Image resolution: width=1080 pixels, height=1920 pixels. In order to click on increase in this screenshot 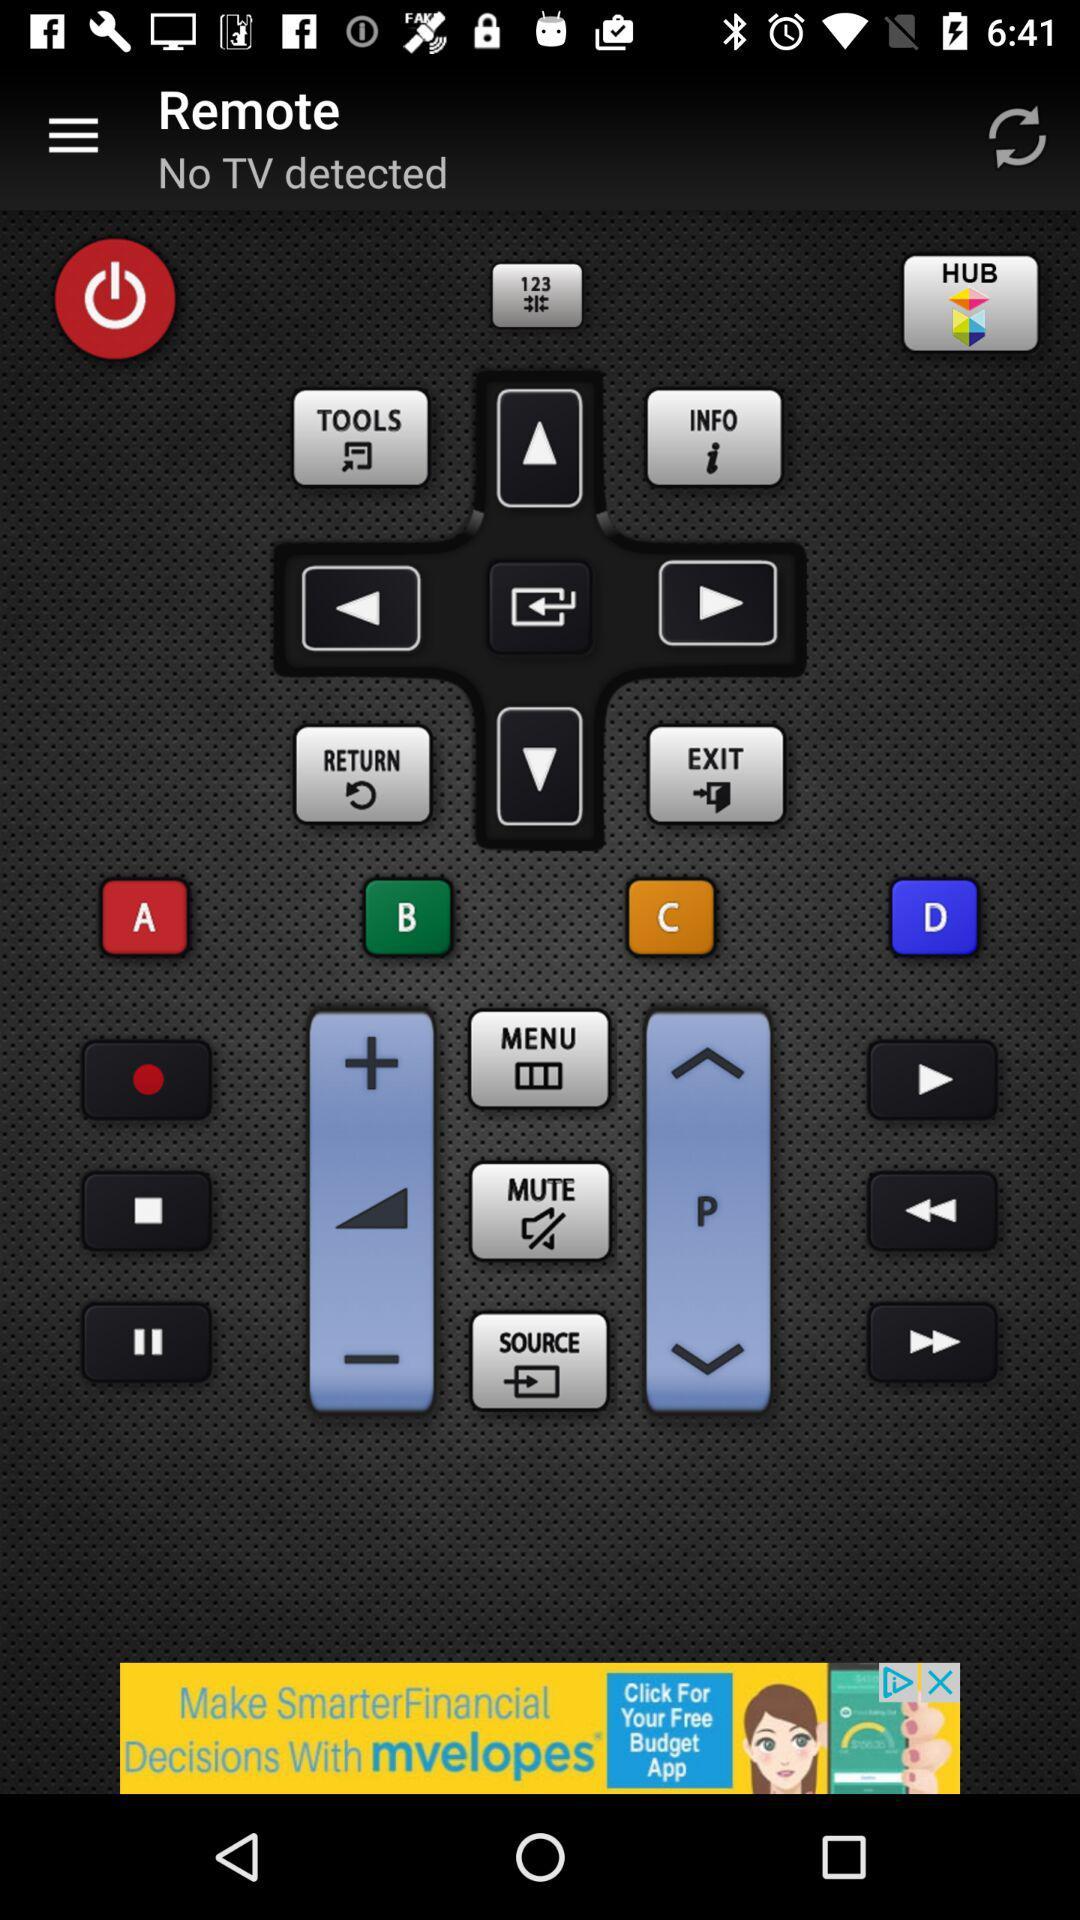, I will do `click(707, 1062)`.